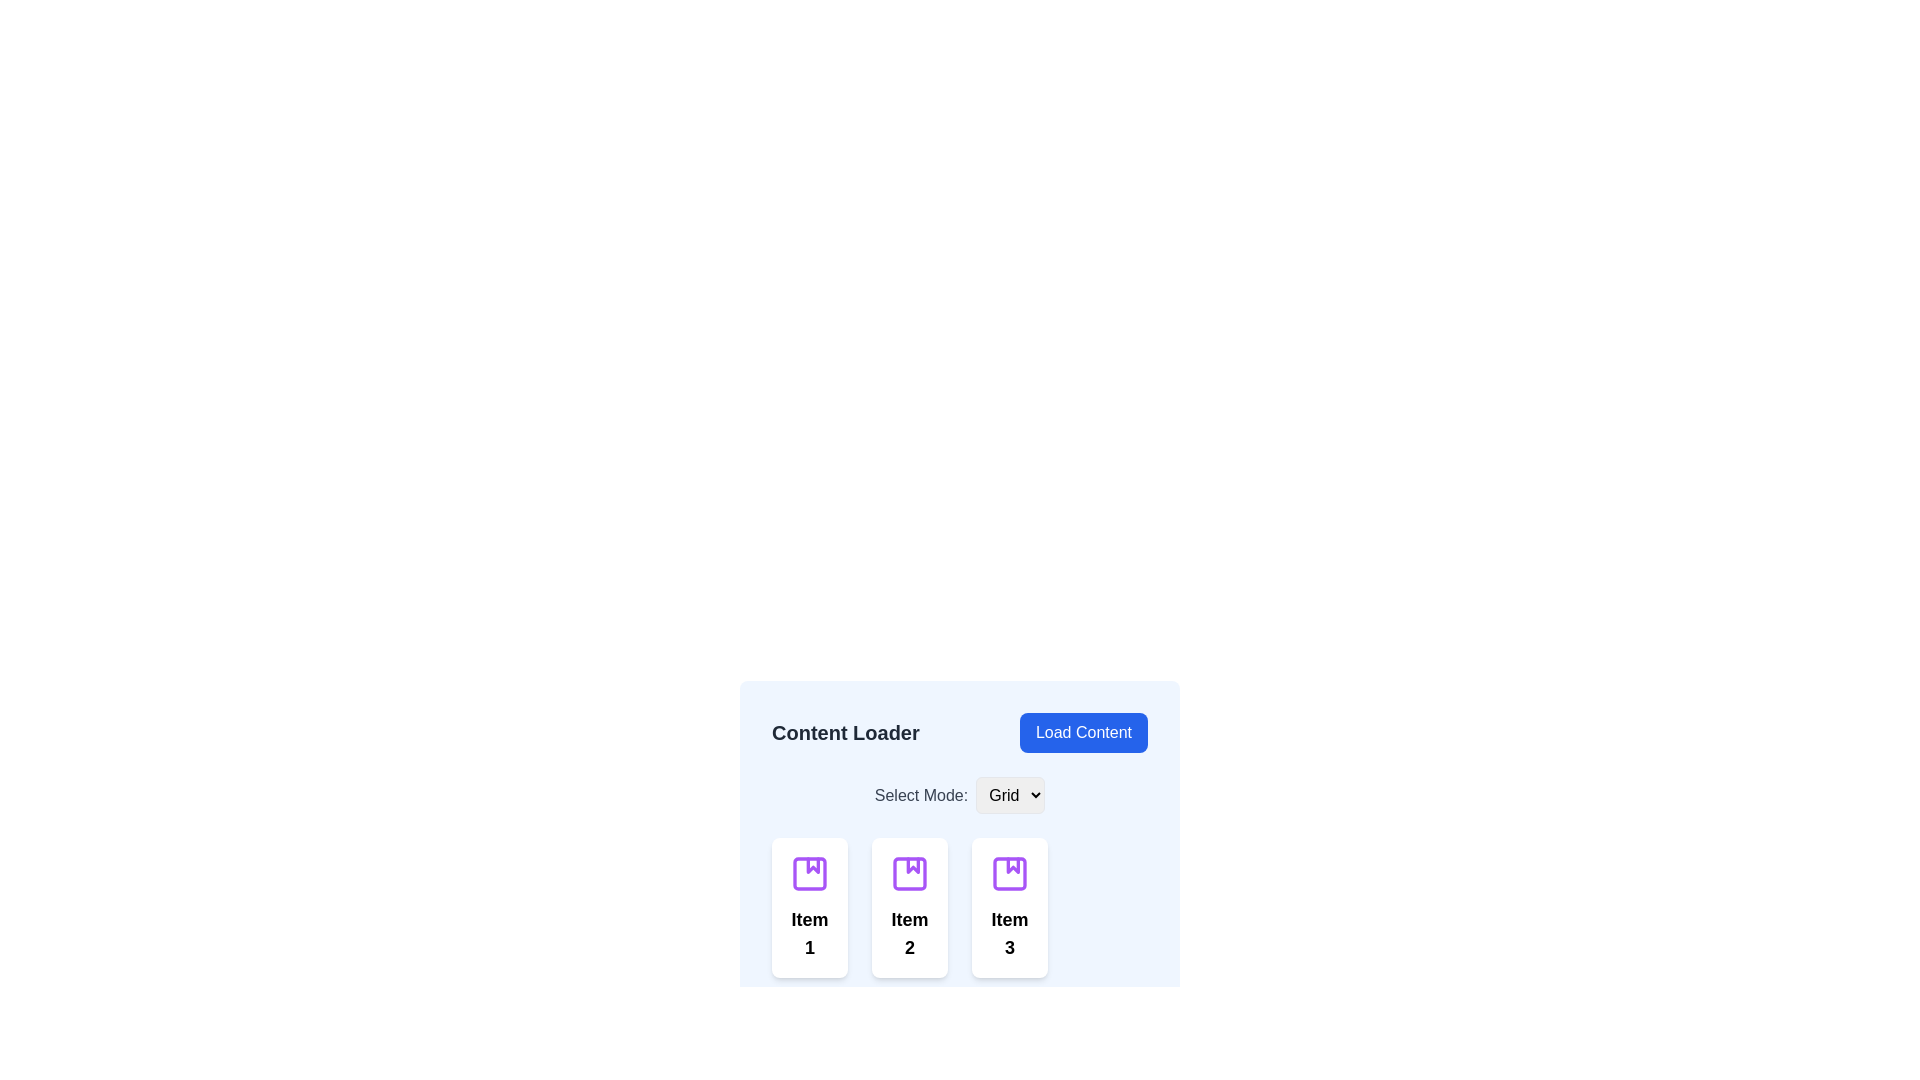  Describe the element at coordinates (1009, 907) in the screenshot. I see `the third interactive tile or card with a purple icon and 'Item 3' text in bold black font` at that location.